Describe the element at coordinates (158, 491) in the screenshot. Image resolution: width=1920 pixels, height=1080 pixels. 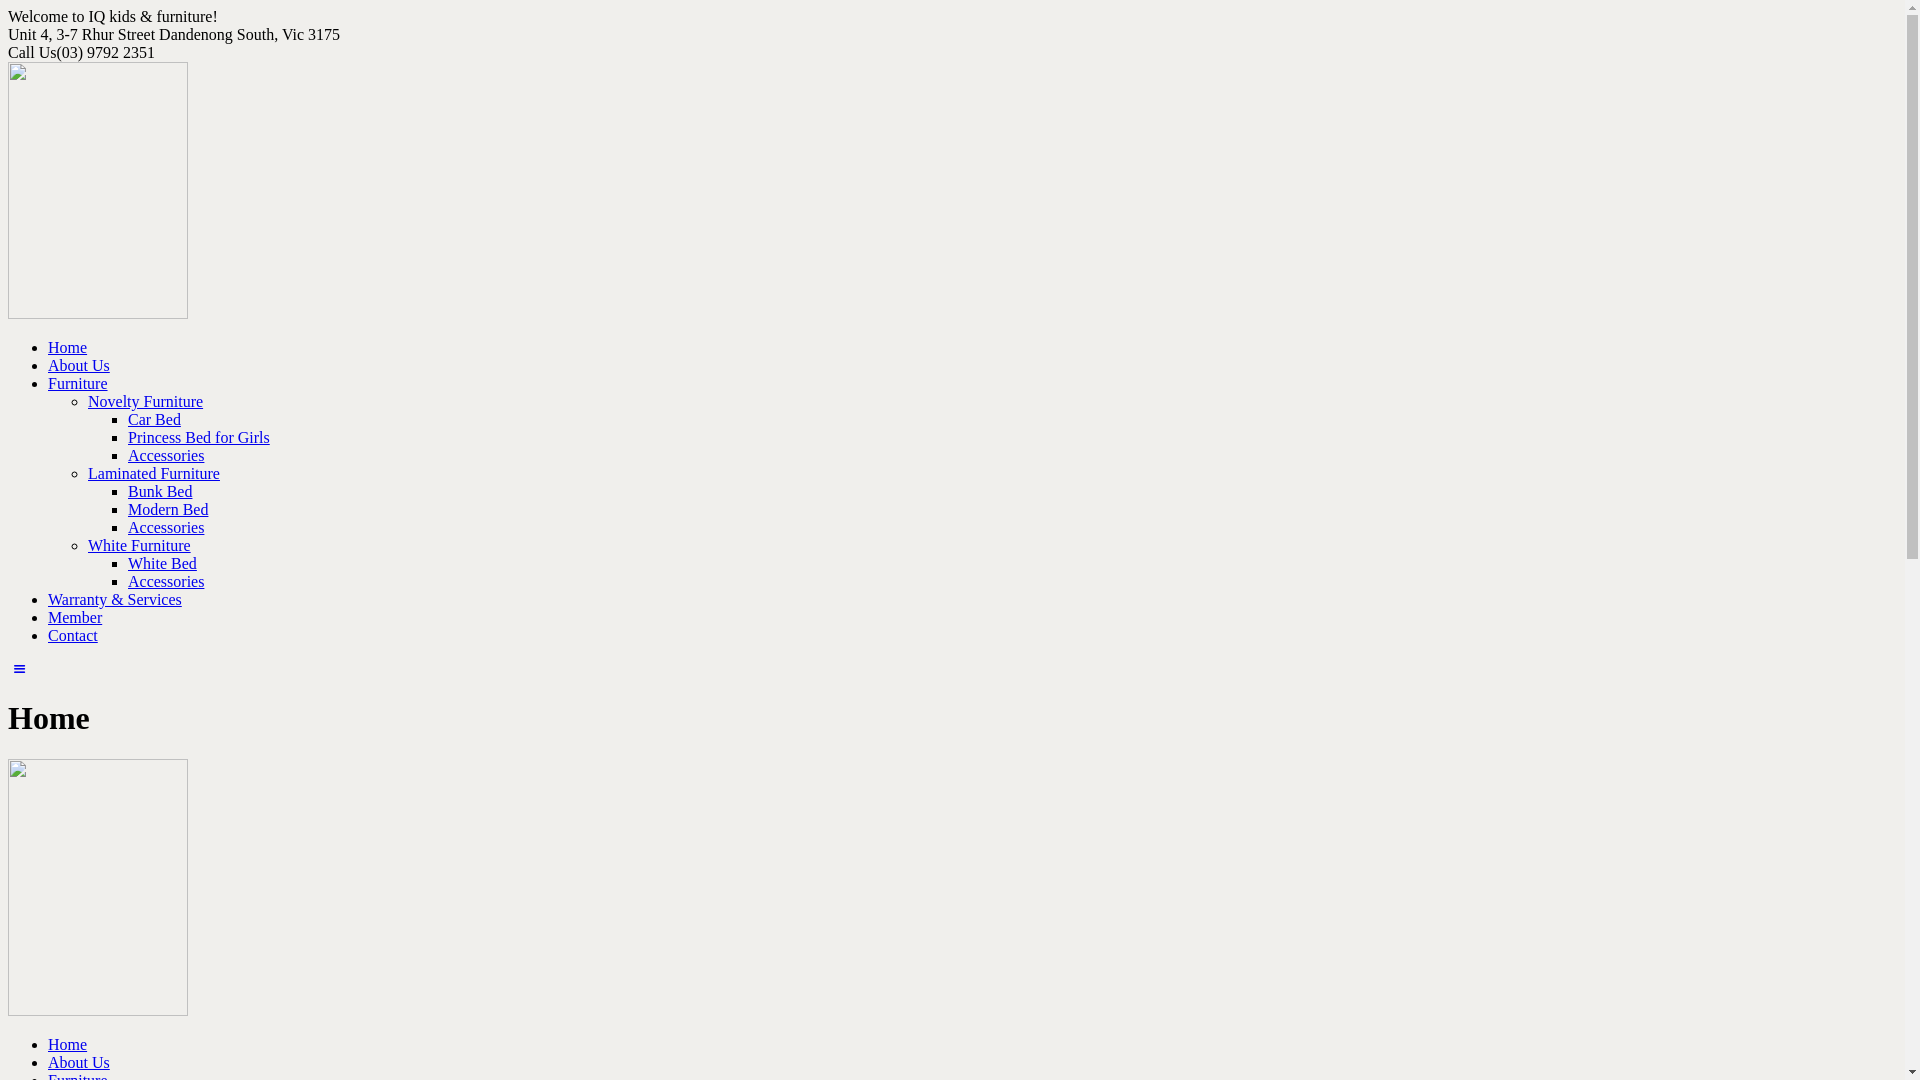
I see `'Bunk Bed'` at that location.